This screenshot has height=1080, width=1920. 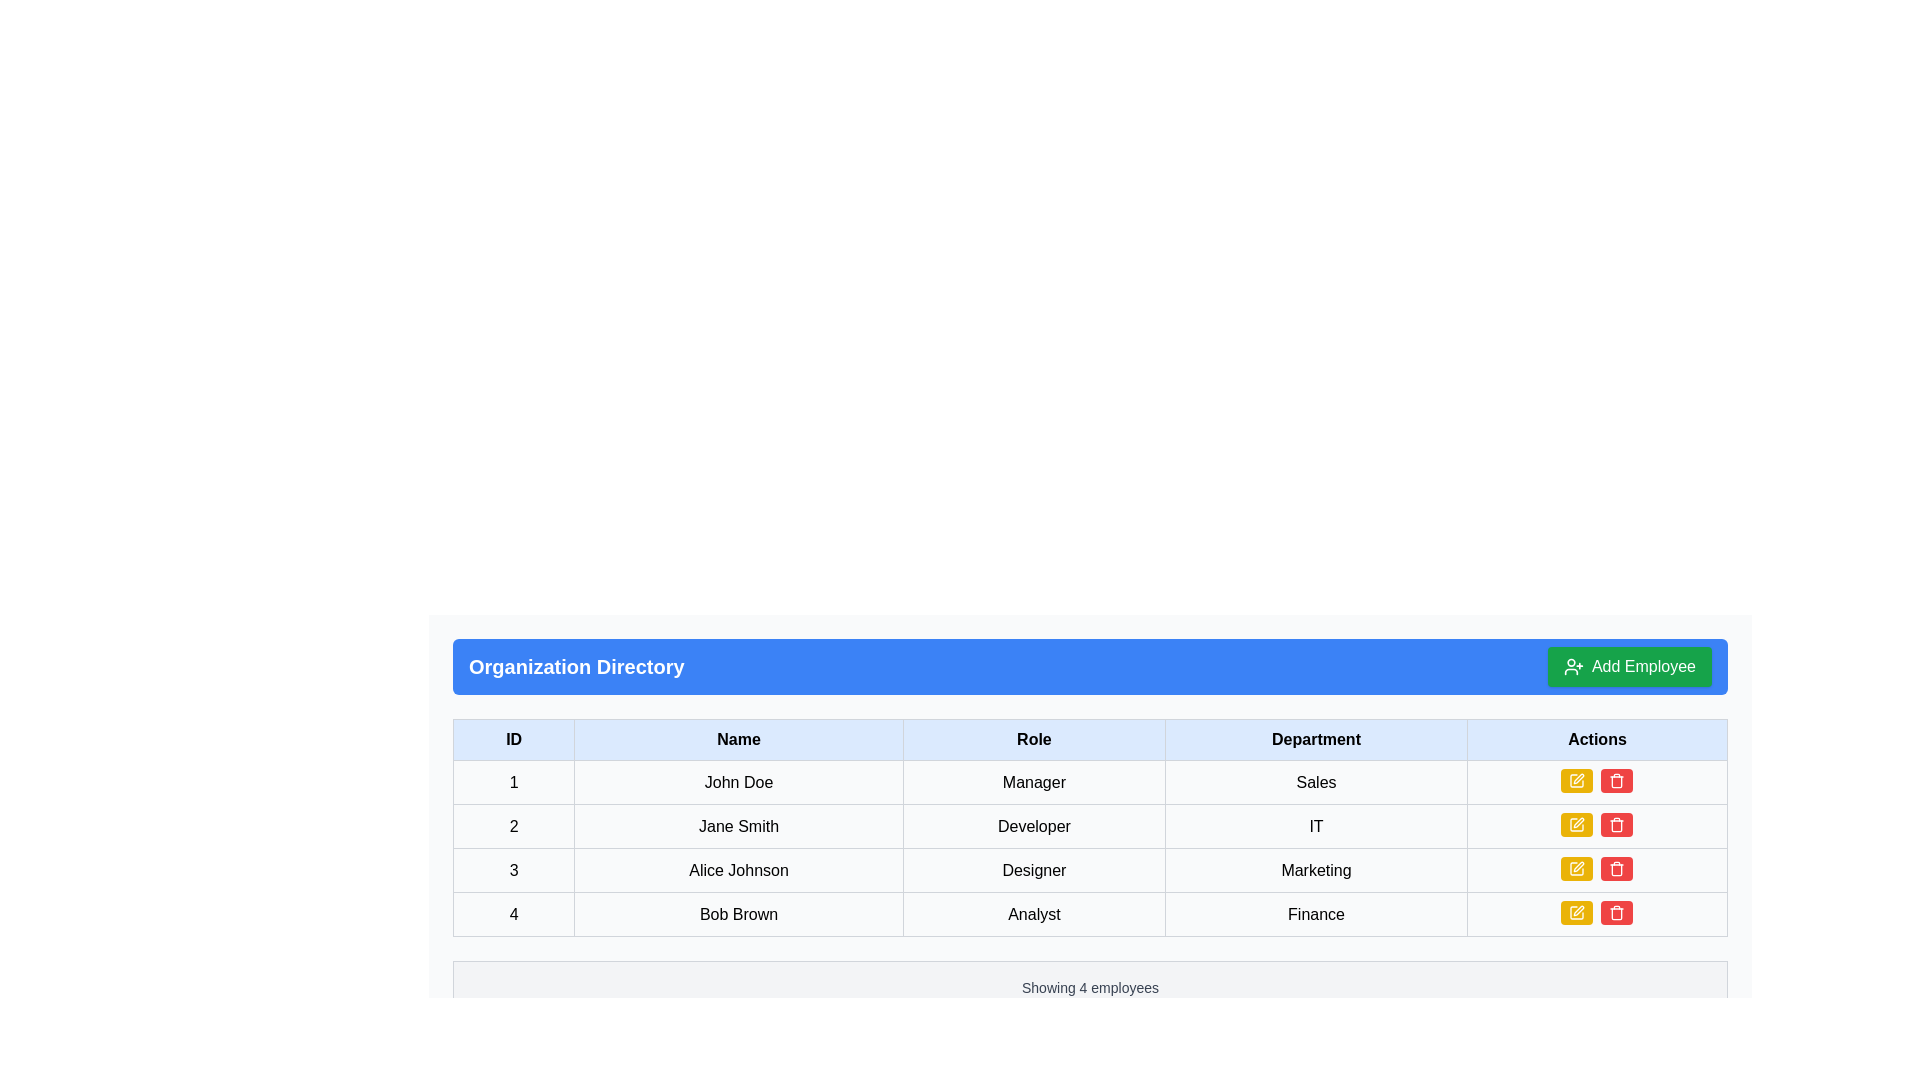 I want to click on the Label element displaying 'Alice Johnson', which is located in the third row of the table under the 'Name' column, so click(x=738, y=869).